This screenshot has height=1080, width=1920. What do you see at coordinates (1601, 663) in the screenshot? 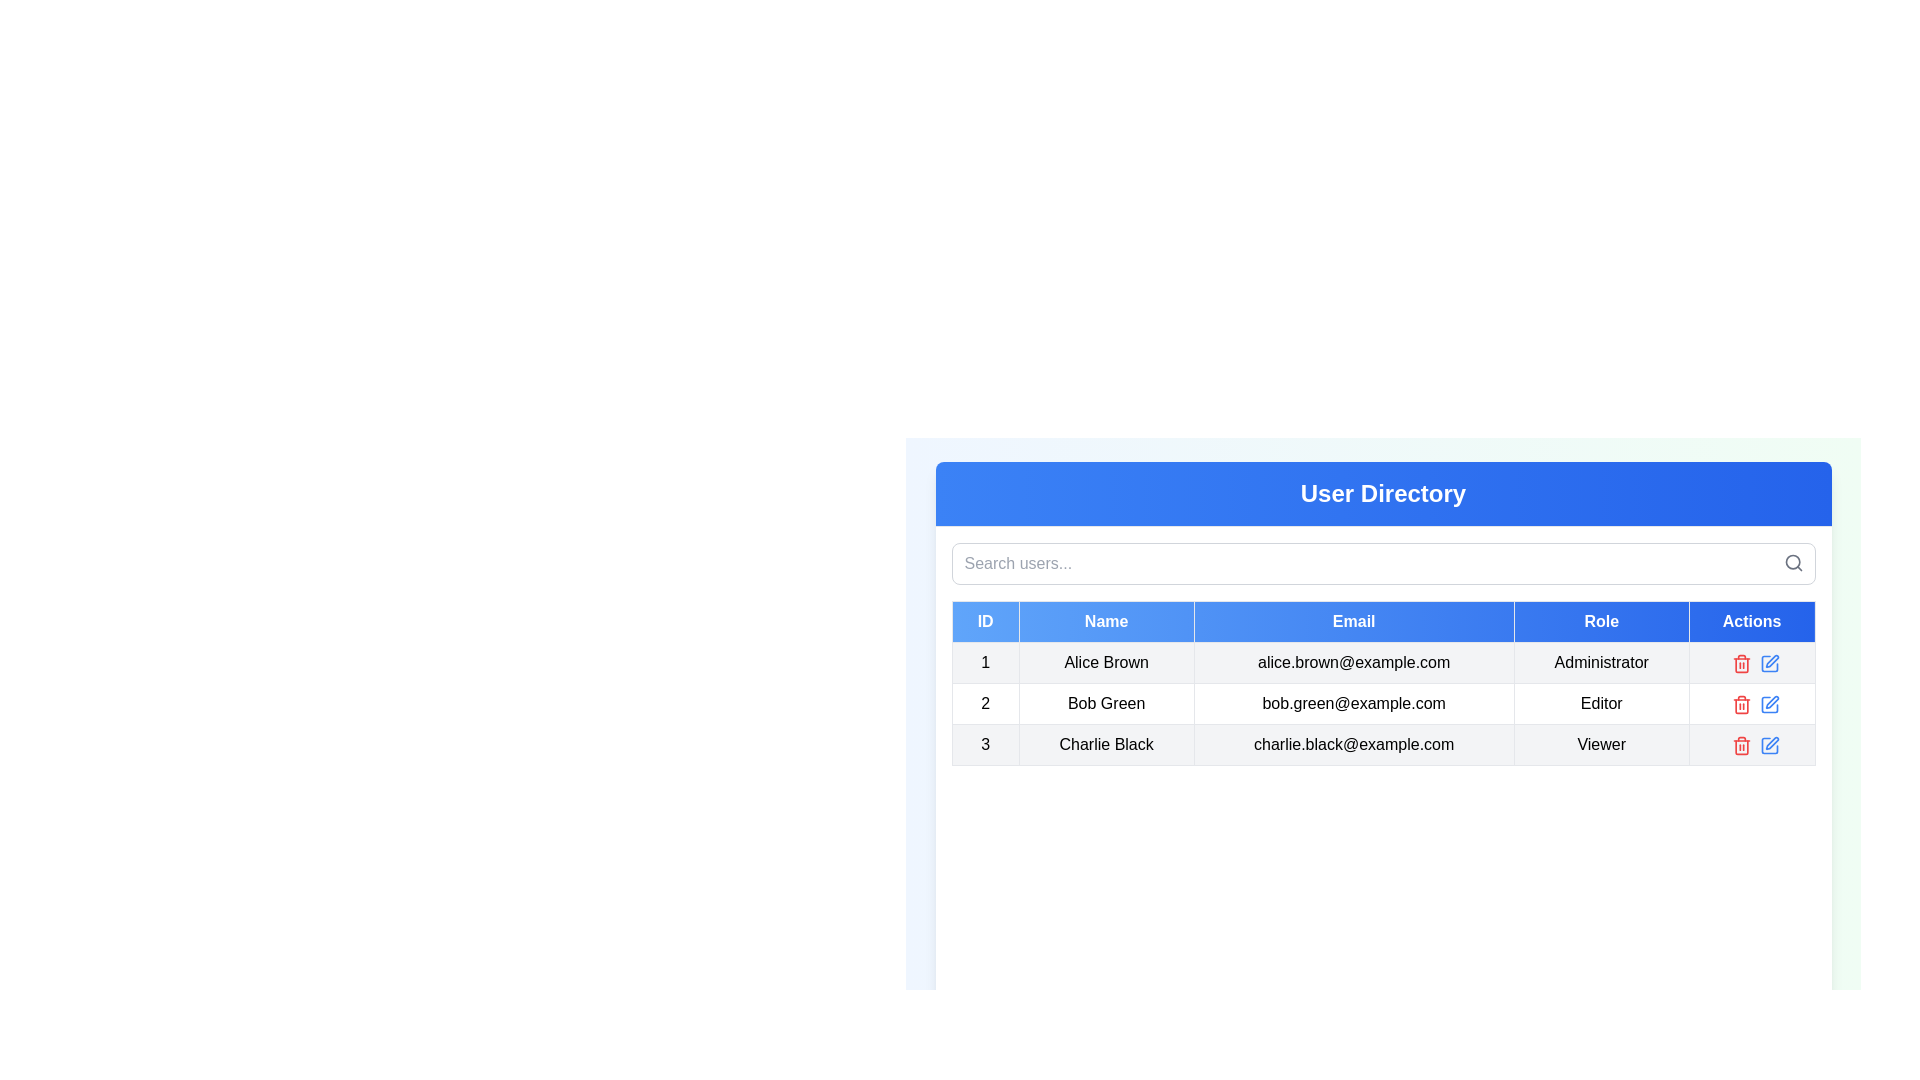
I see `the text label indicating the user's role as 'Administrator' in the User Directory table` at bounding box center [1601, 663].